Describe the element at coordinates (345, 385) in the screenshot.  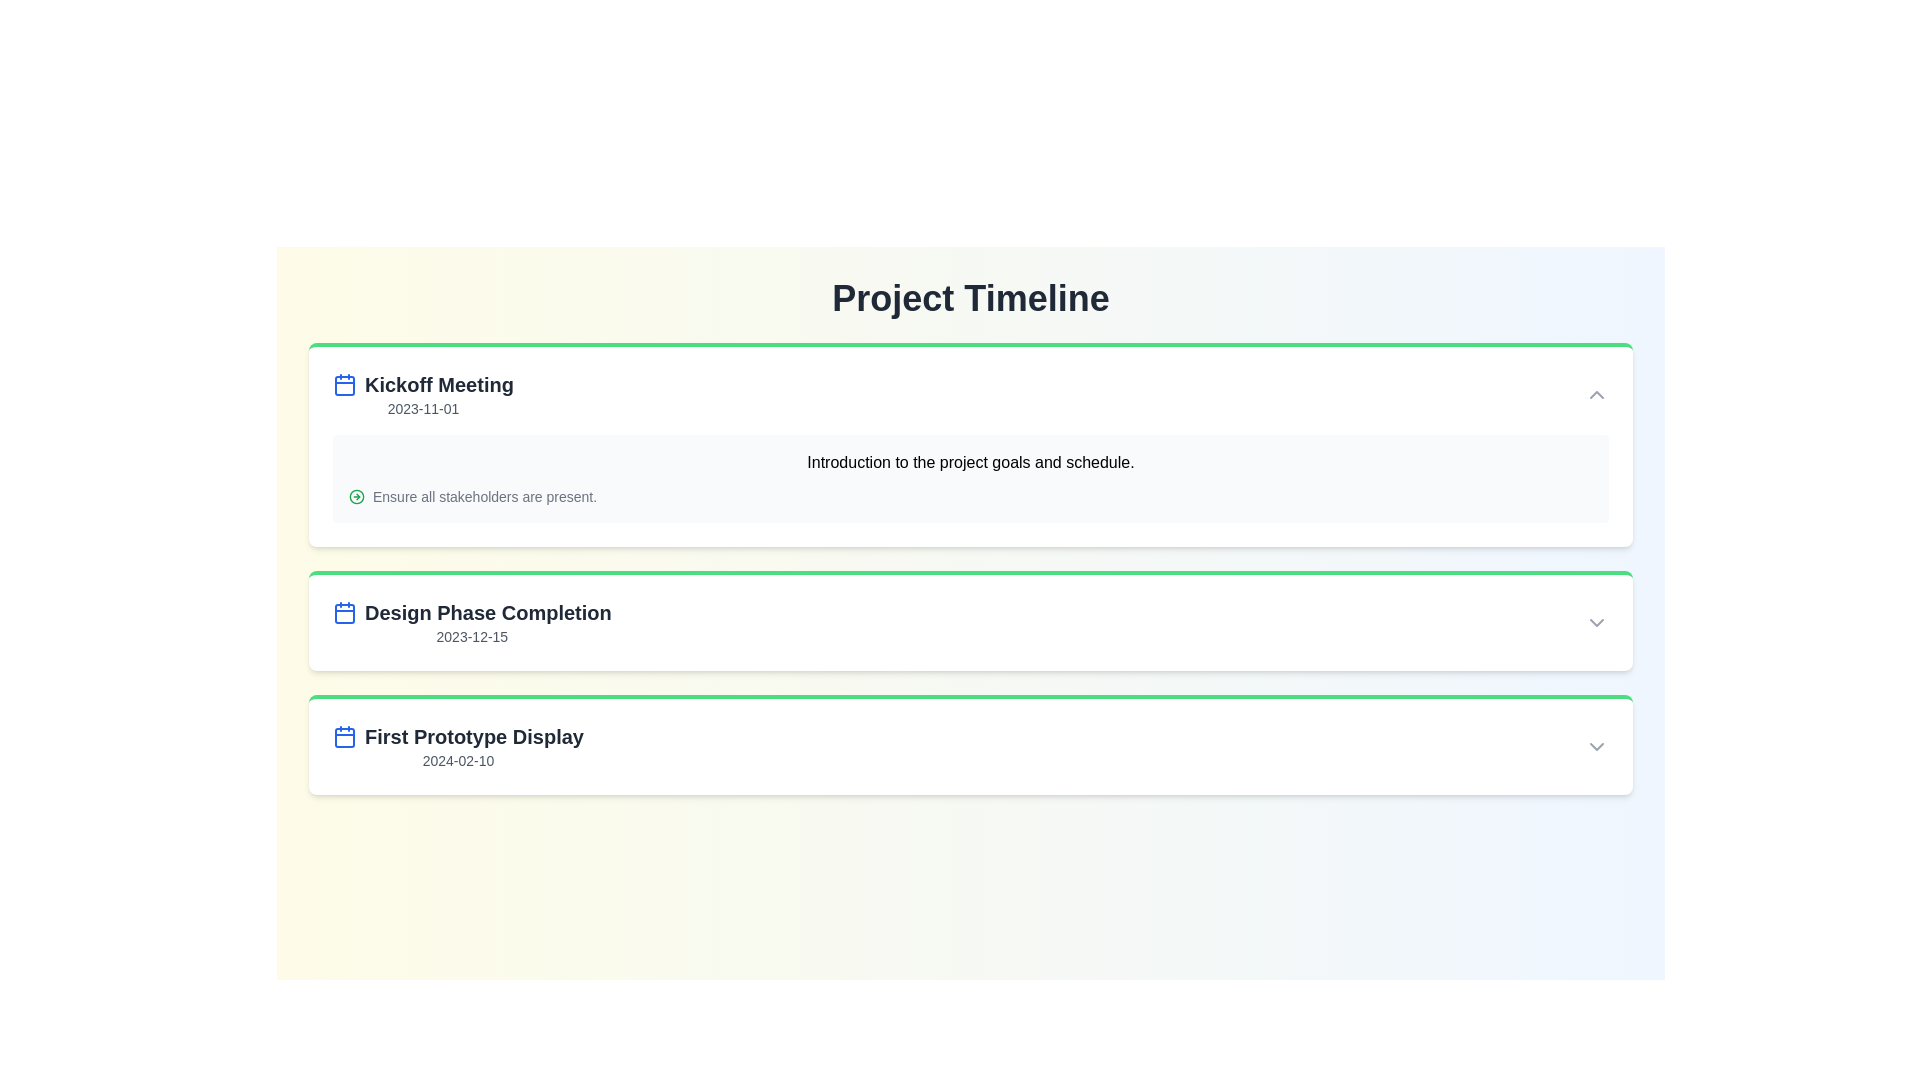
I see `the blue rounded rectangle element within the calendar icon preceding the 'Design Phase Completion' item` at that location.